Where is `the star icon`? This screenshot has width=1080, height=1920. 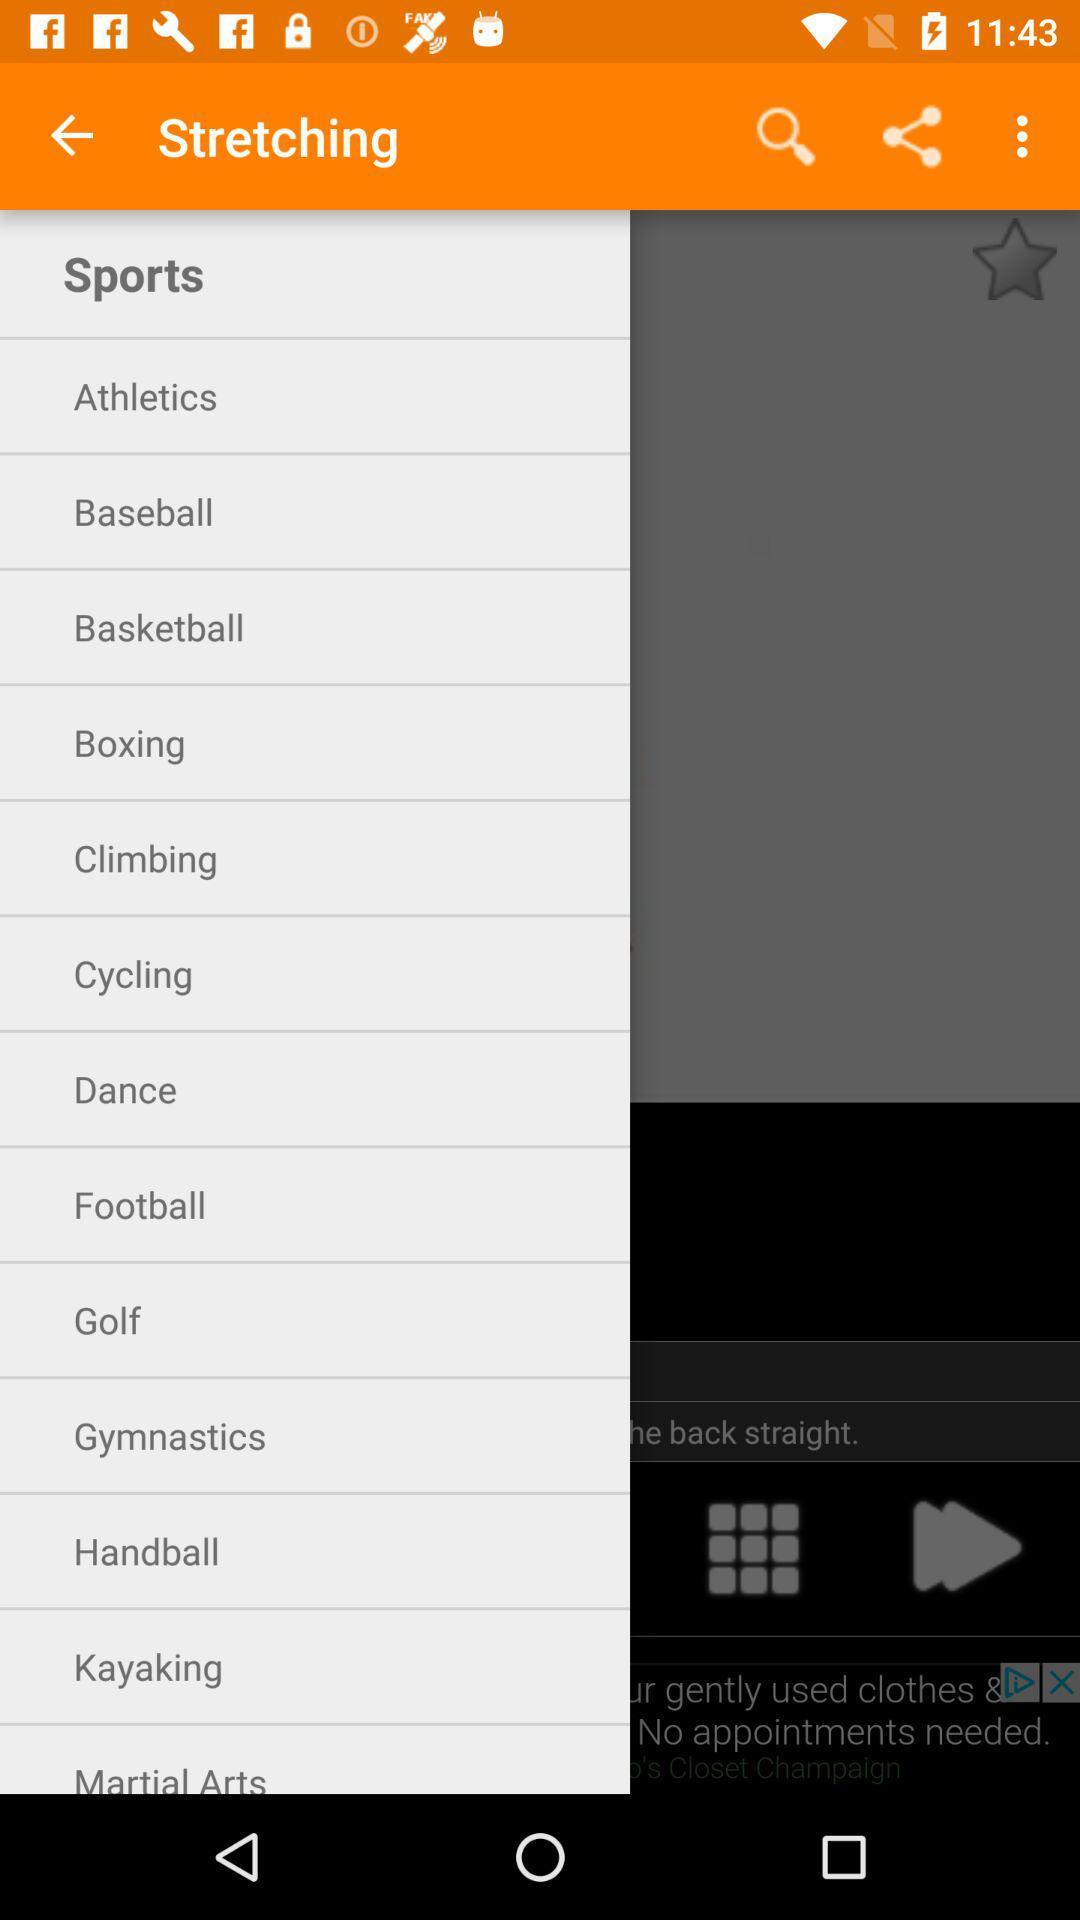 the star icon is located at coordinates (1014, 258).